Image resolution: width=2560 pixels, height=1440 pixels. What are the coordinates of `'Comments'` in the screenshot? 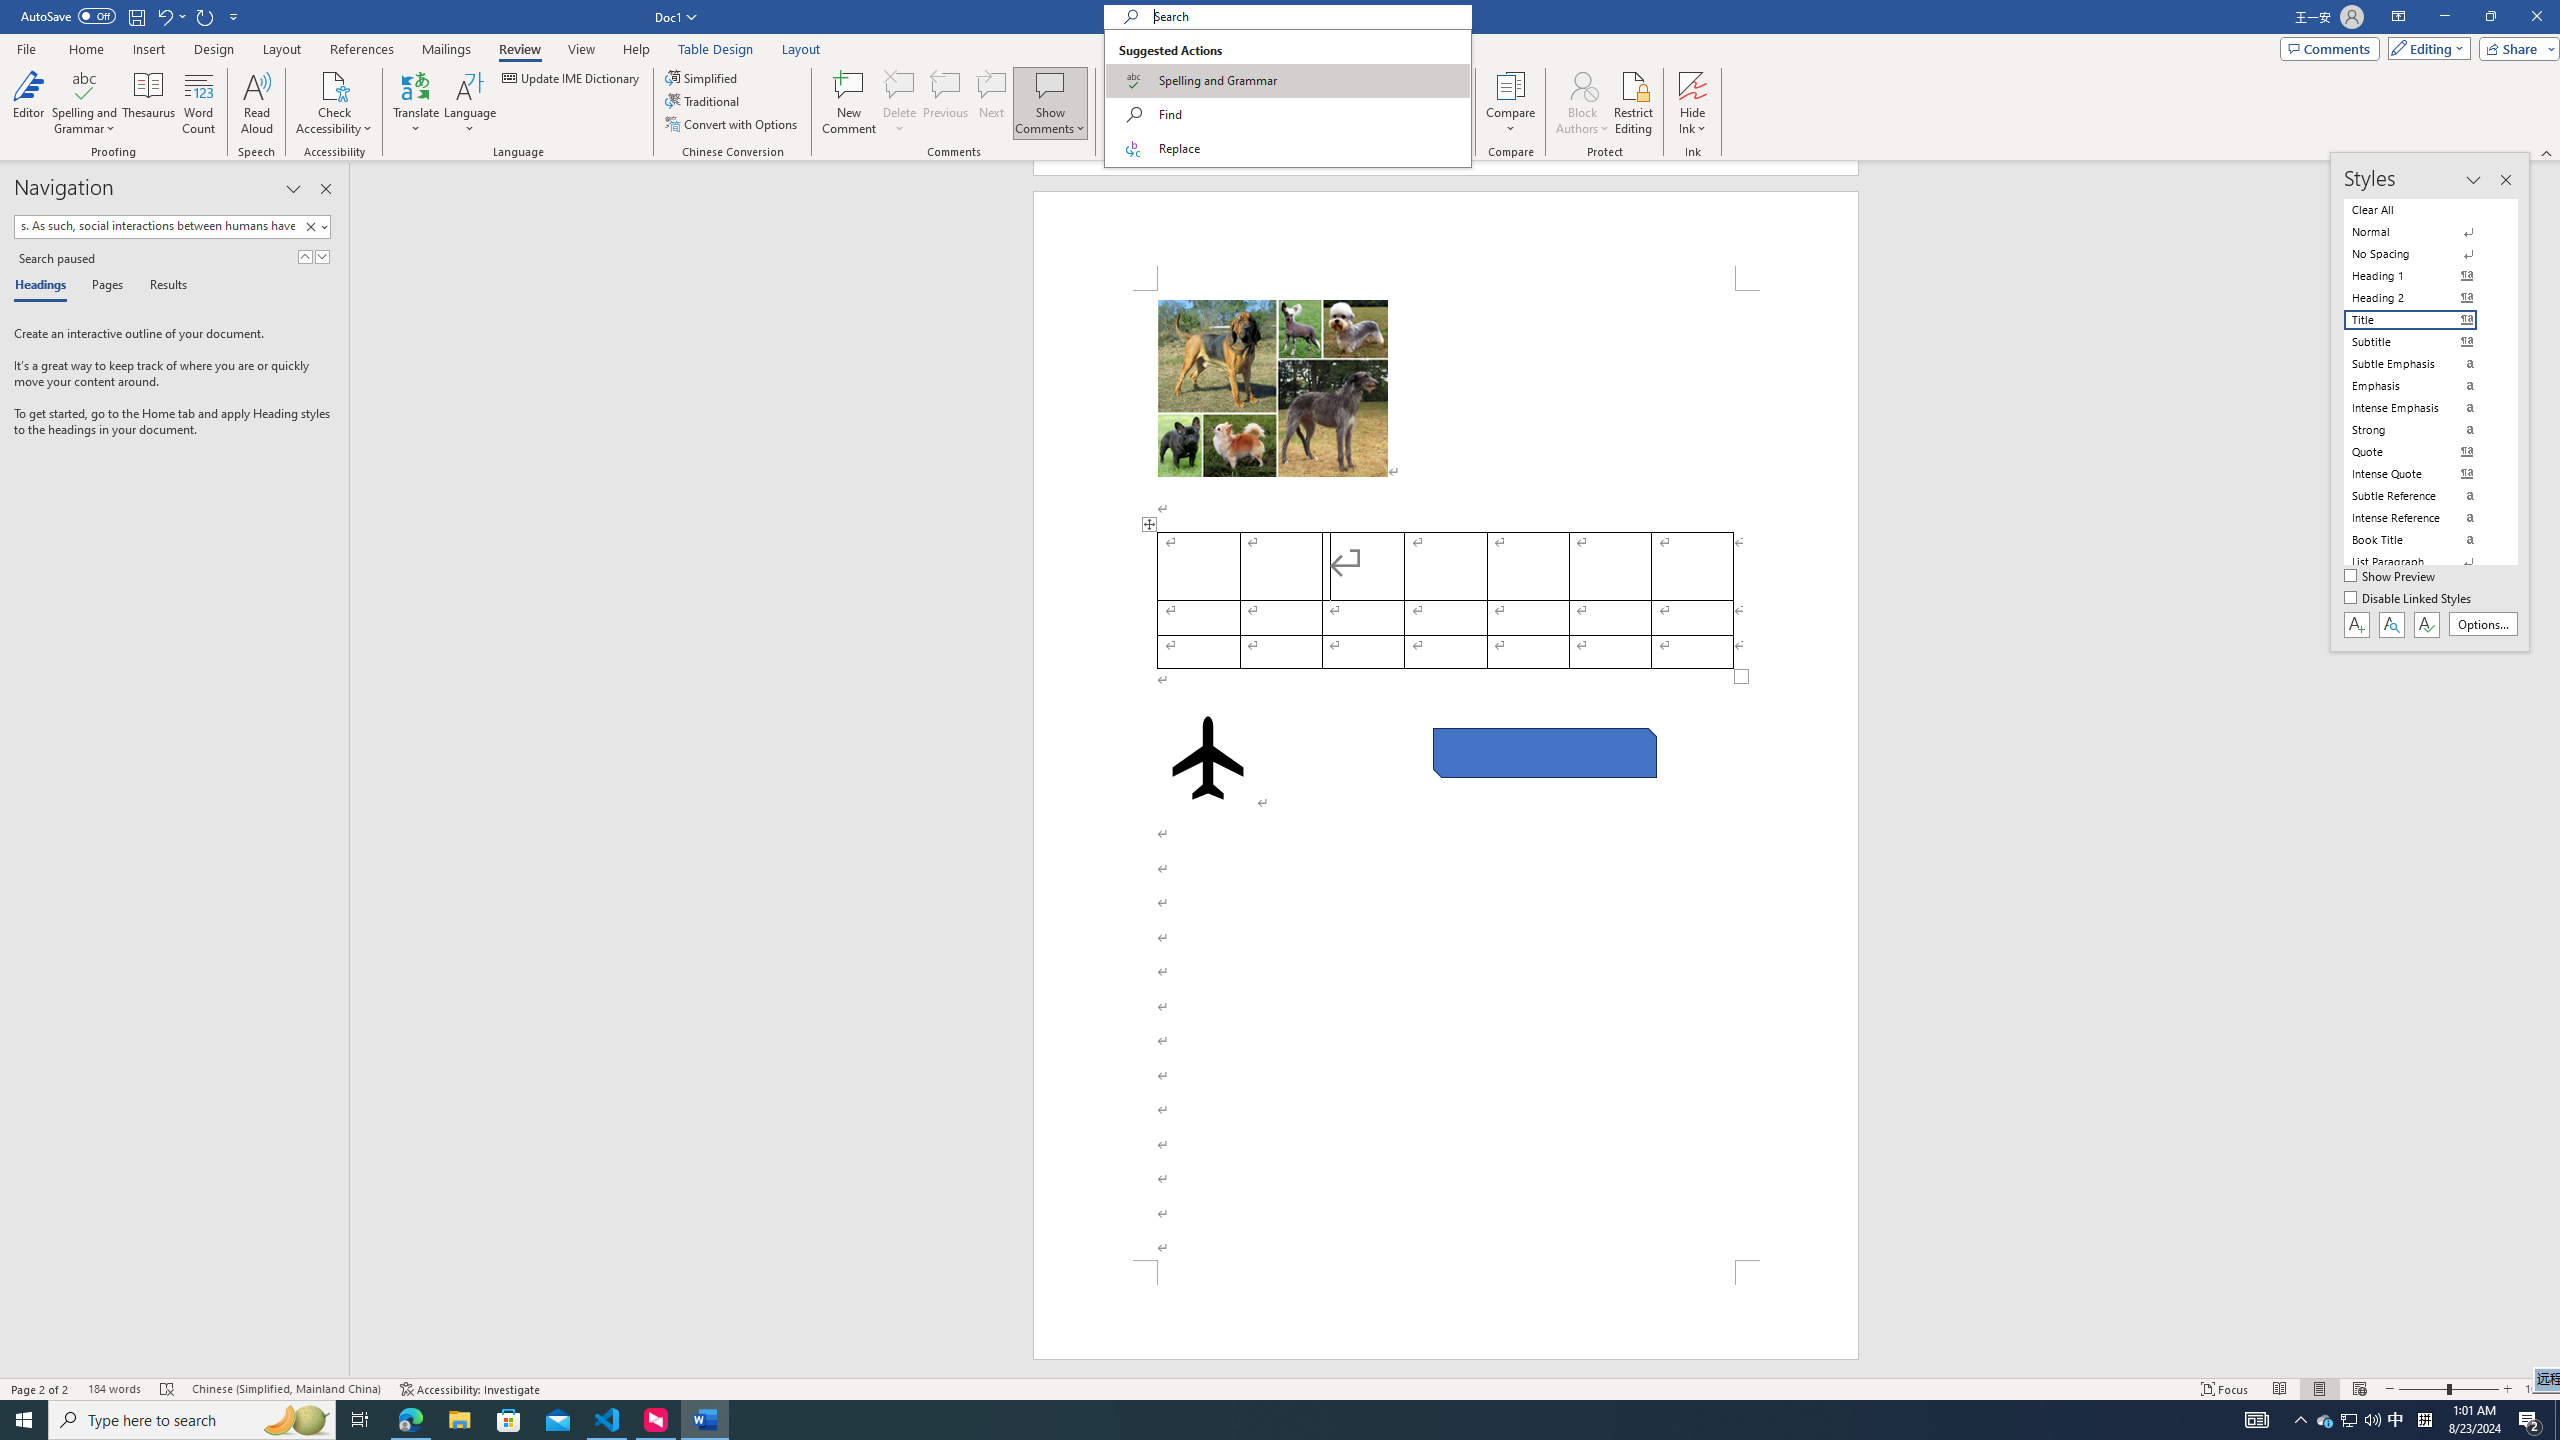 It's located at (2329, 47).